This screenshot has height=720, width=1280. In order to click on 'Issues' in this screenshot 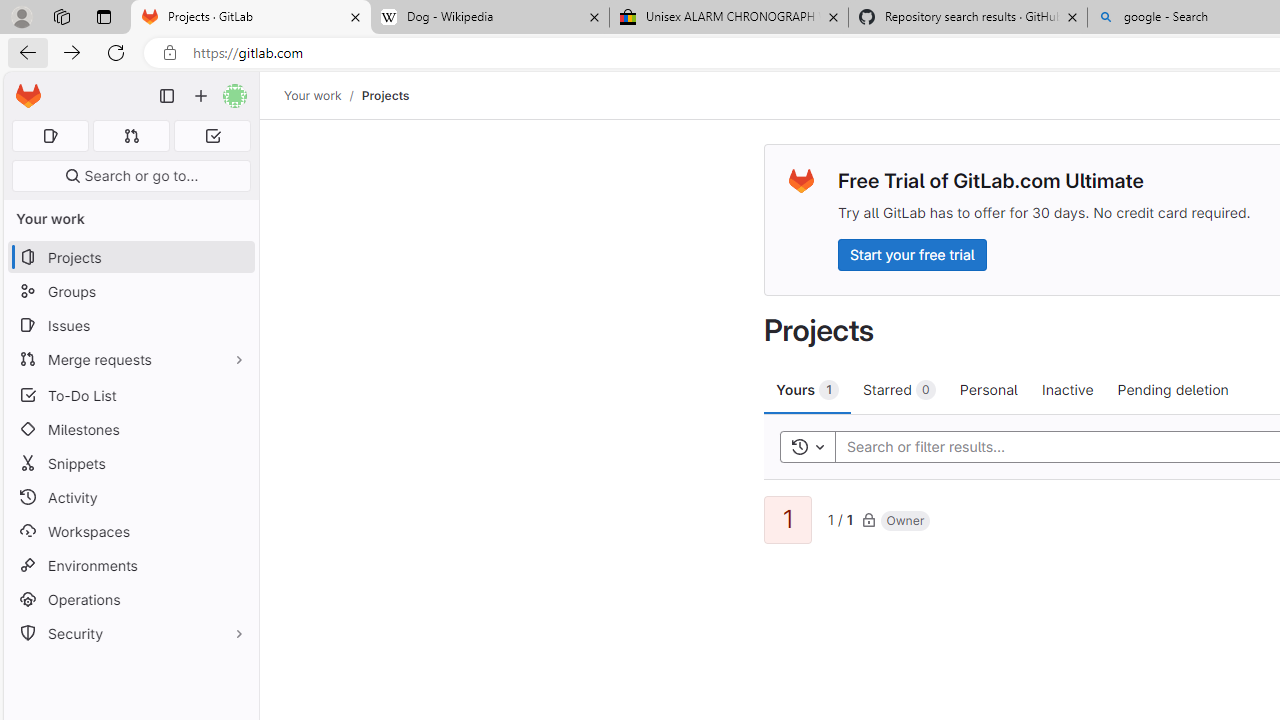, I will do `click(130, 324)`.